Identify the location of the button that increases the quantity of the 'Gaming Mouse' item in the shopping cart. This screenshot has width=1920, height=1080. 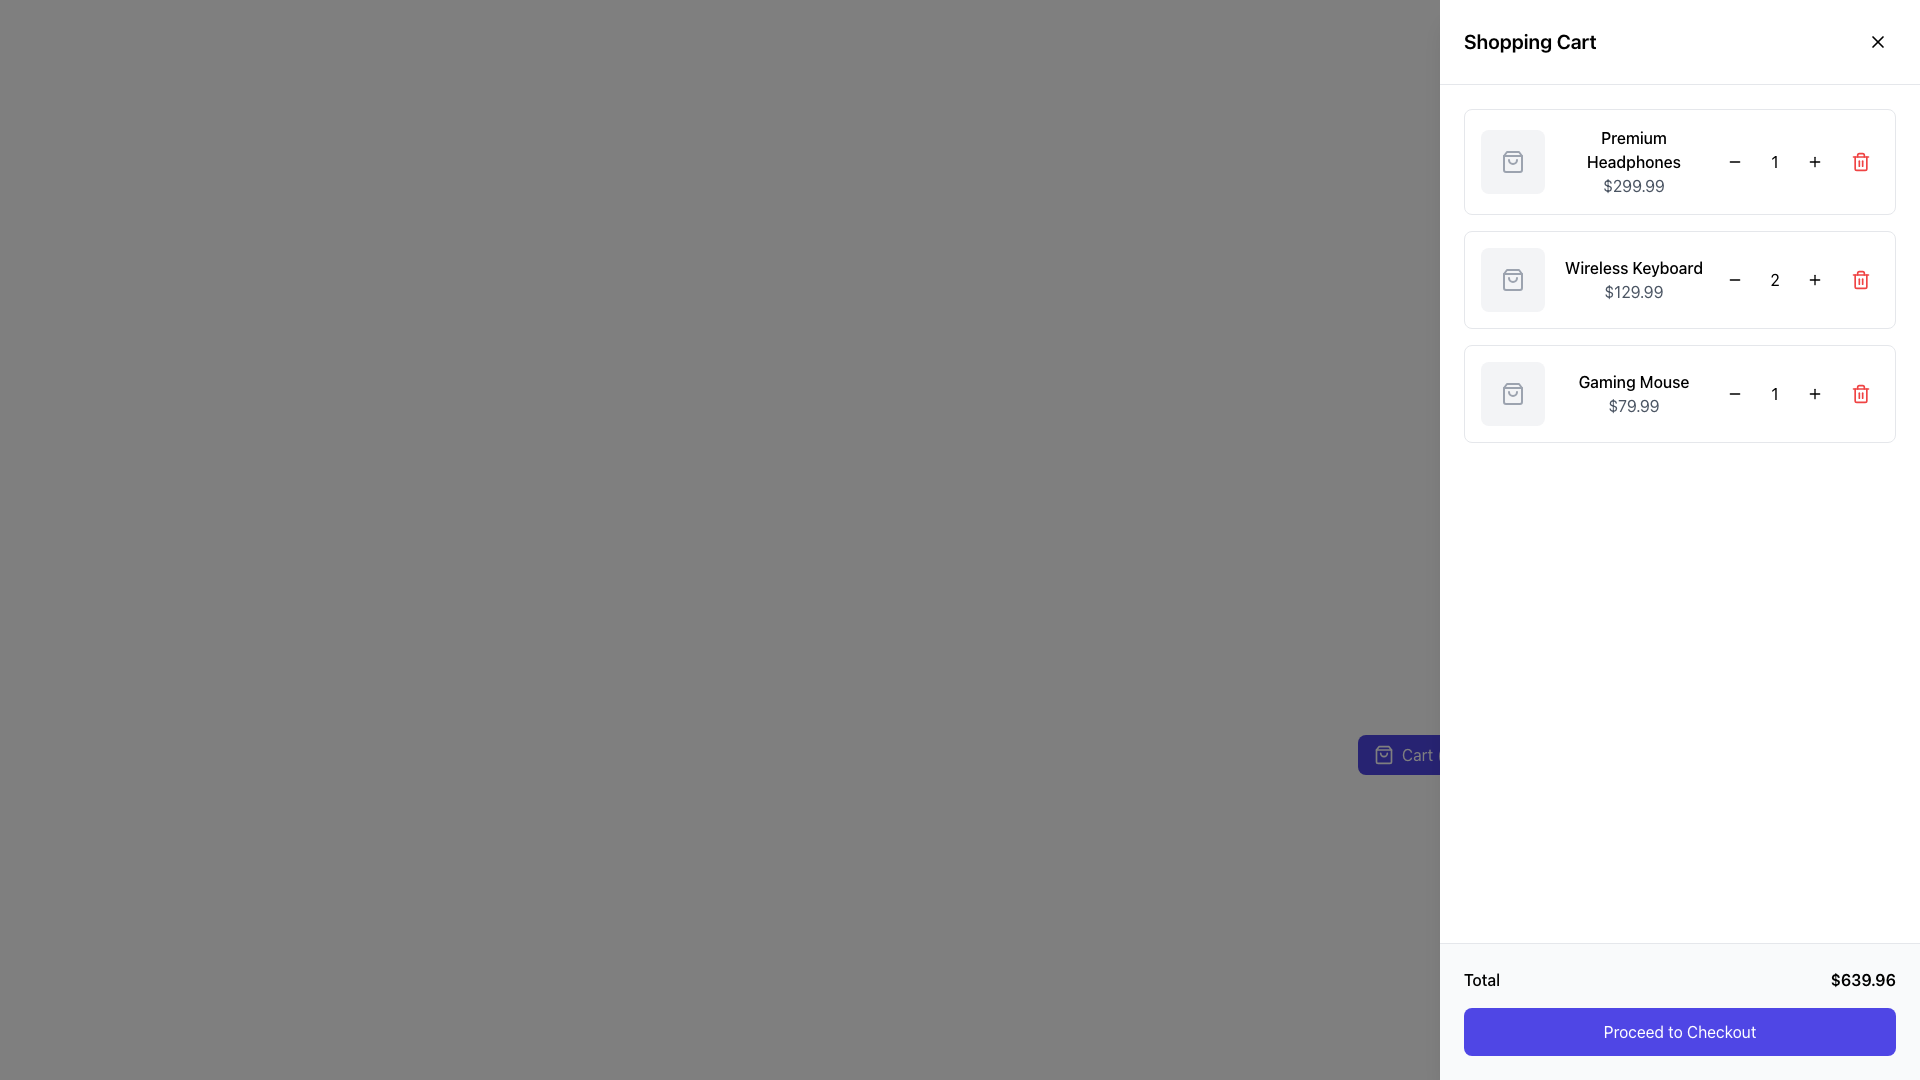
(1814, 393).